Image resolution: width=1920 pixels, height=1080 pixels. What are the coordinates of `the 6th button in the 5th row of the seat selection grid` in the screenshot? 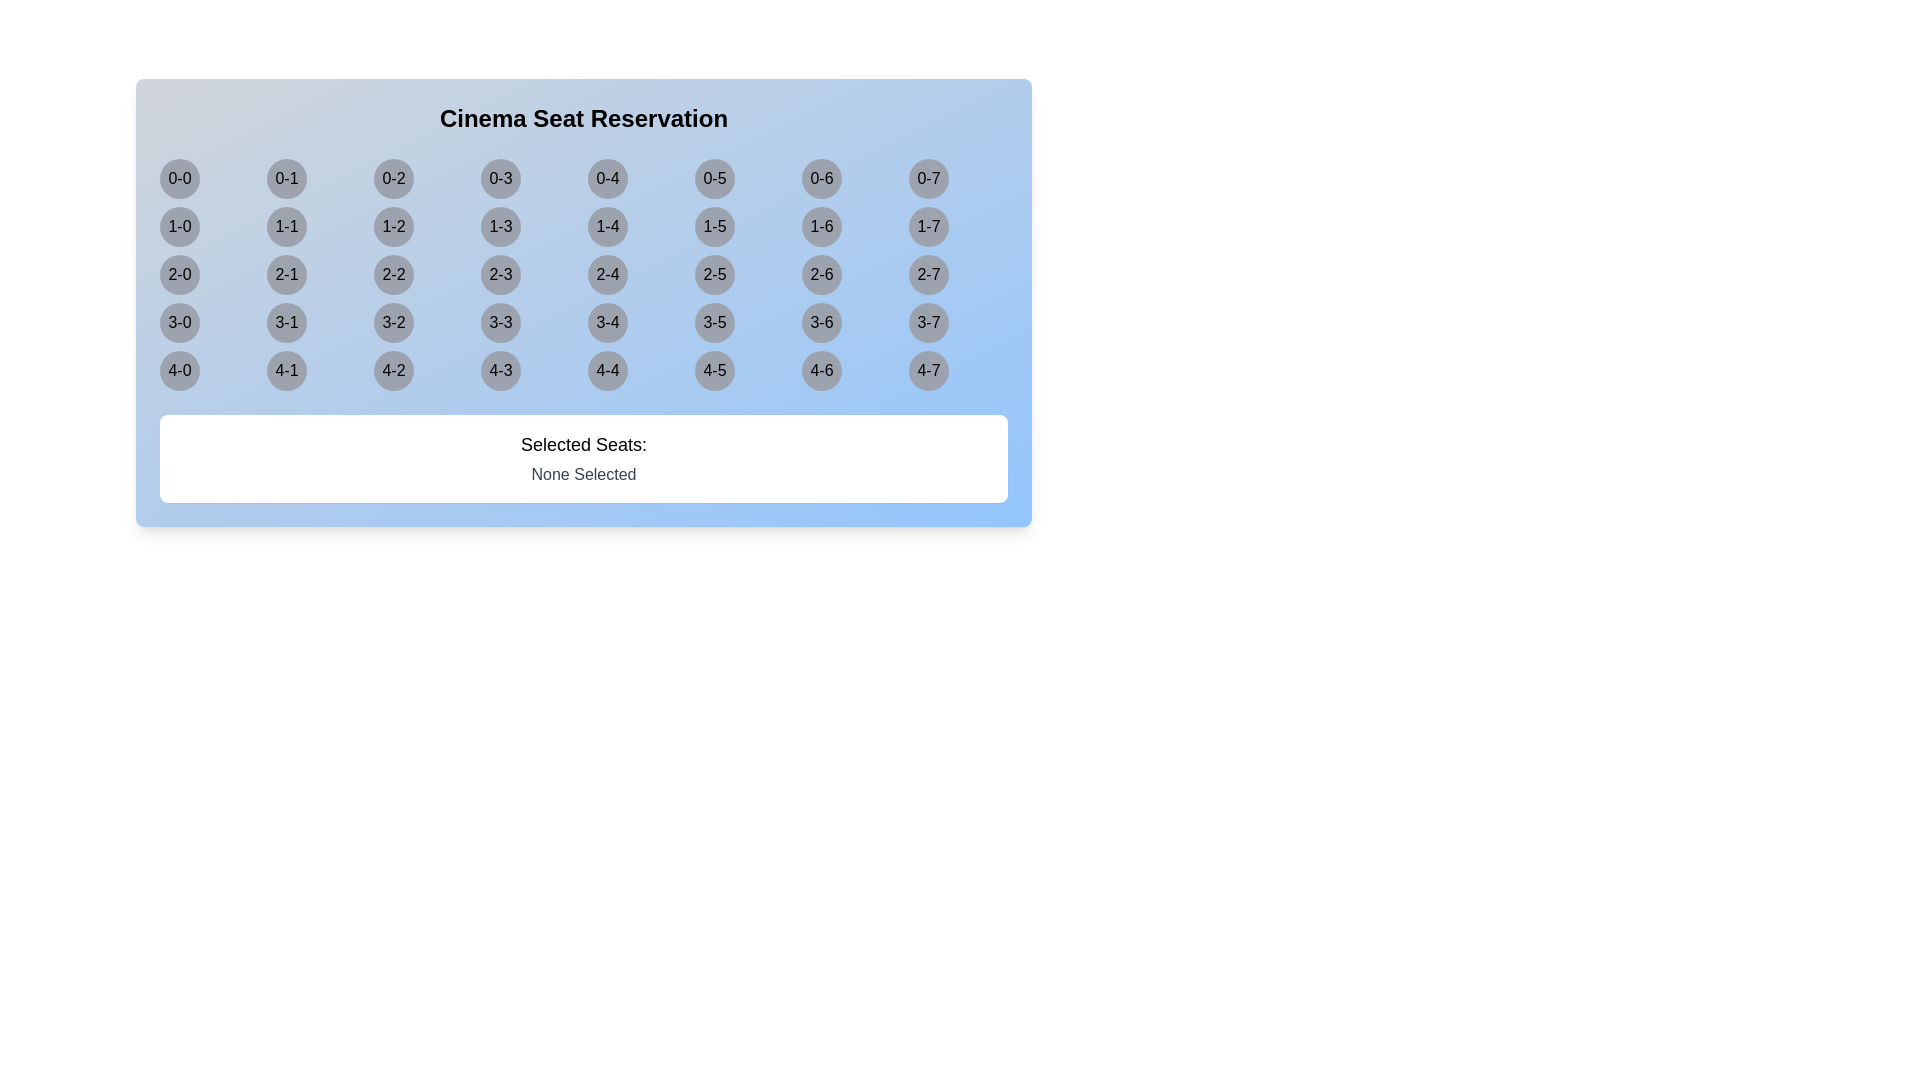 It's located at (715, 370).